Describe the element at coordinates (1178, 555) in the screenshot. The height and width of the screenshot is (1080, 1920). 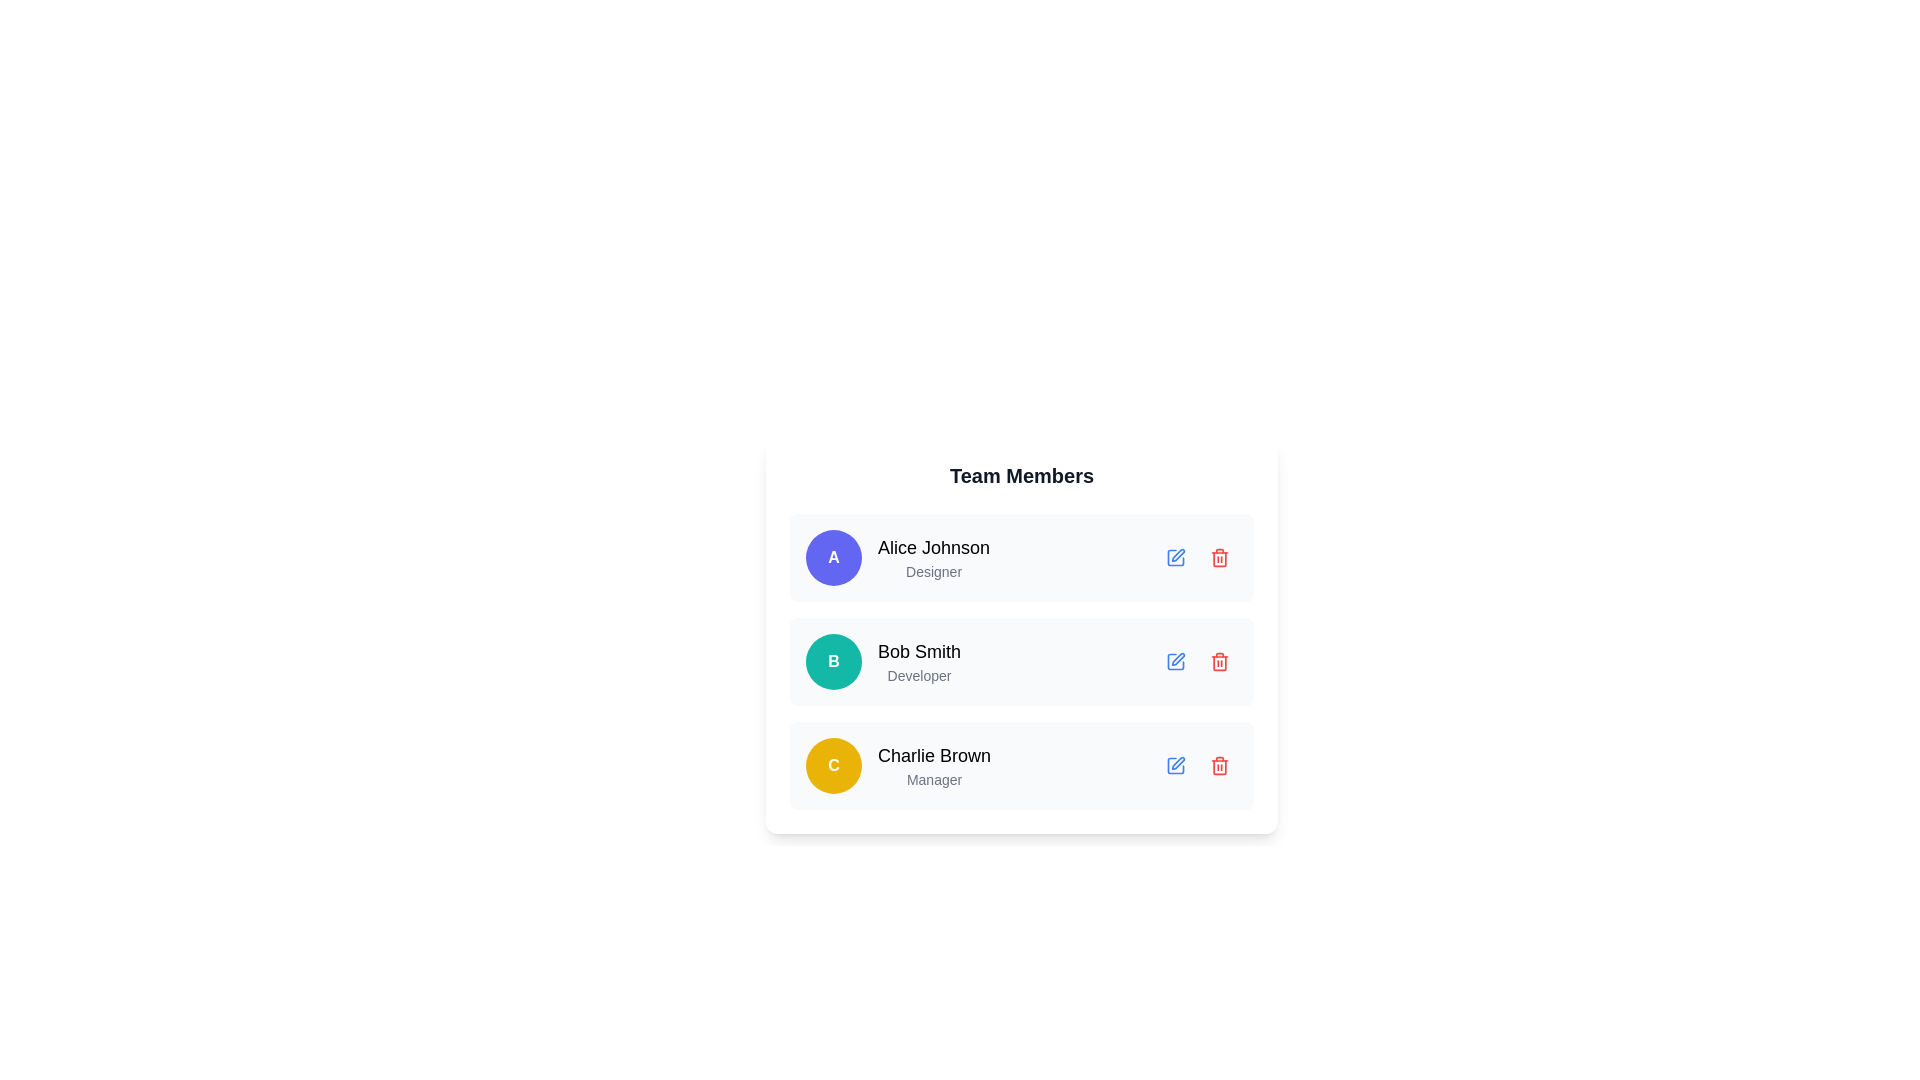
I see `the pen-shaped icon to initiate editing for the user profile of 'Bob Smith'` at that location.